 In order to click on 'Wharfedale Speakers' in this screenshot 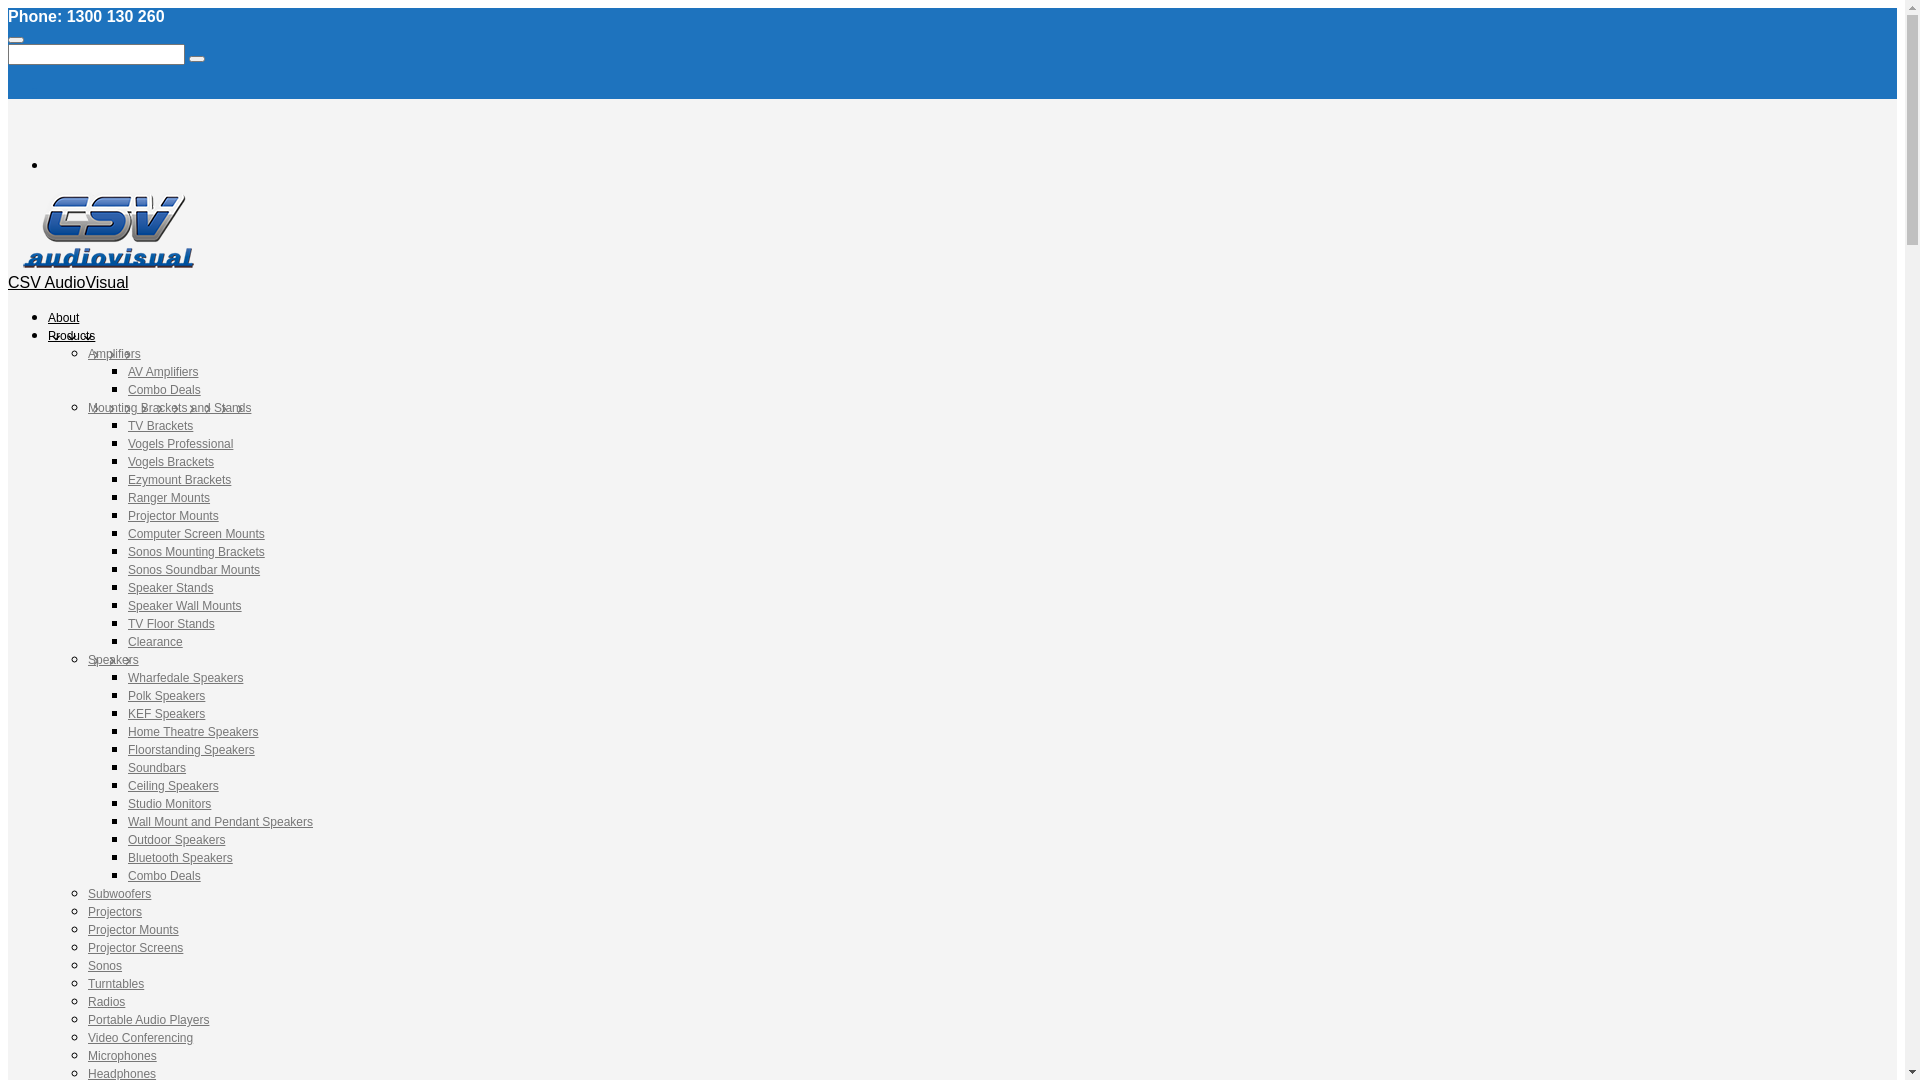, I will do `click(185, 677)`.